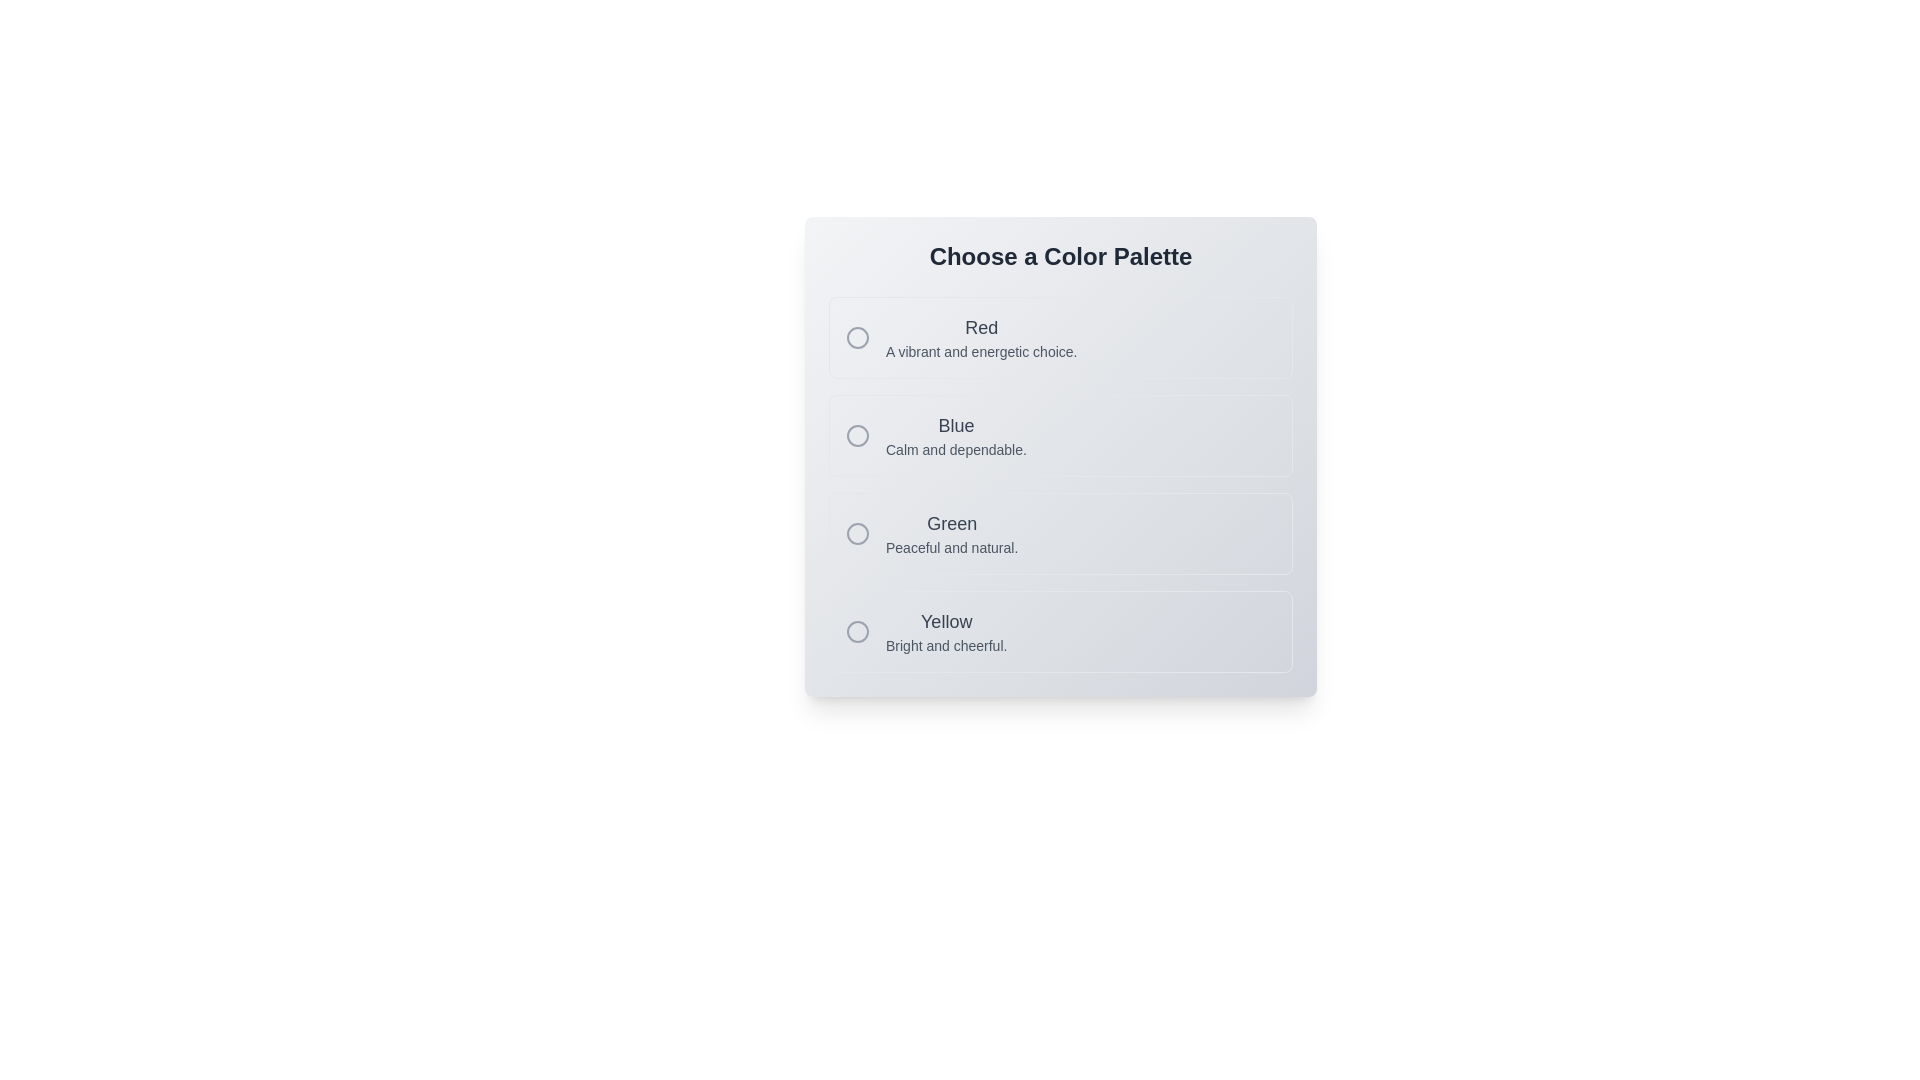  What do you see at coordinates (945, 632) in the screenshot?
I see `the 'Yellow' text label in the fourth option of the color palette list, which includes the description 'Bright and cheerful.'` at bounding box center [945, 632].